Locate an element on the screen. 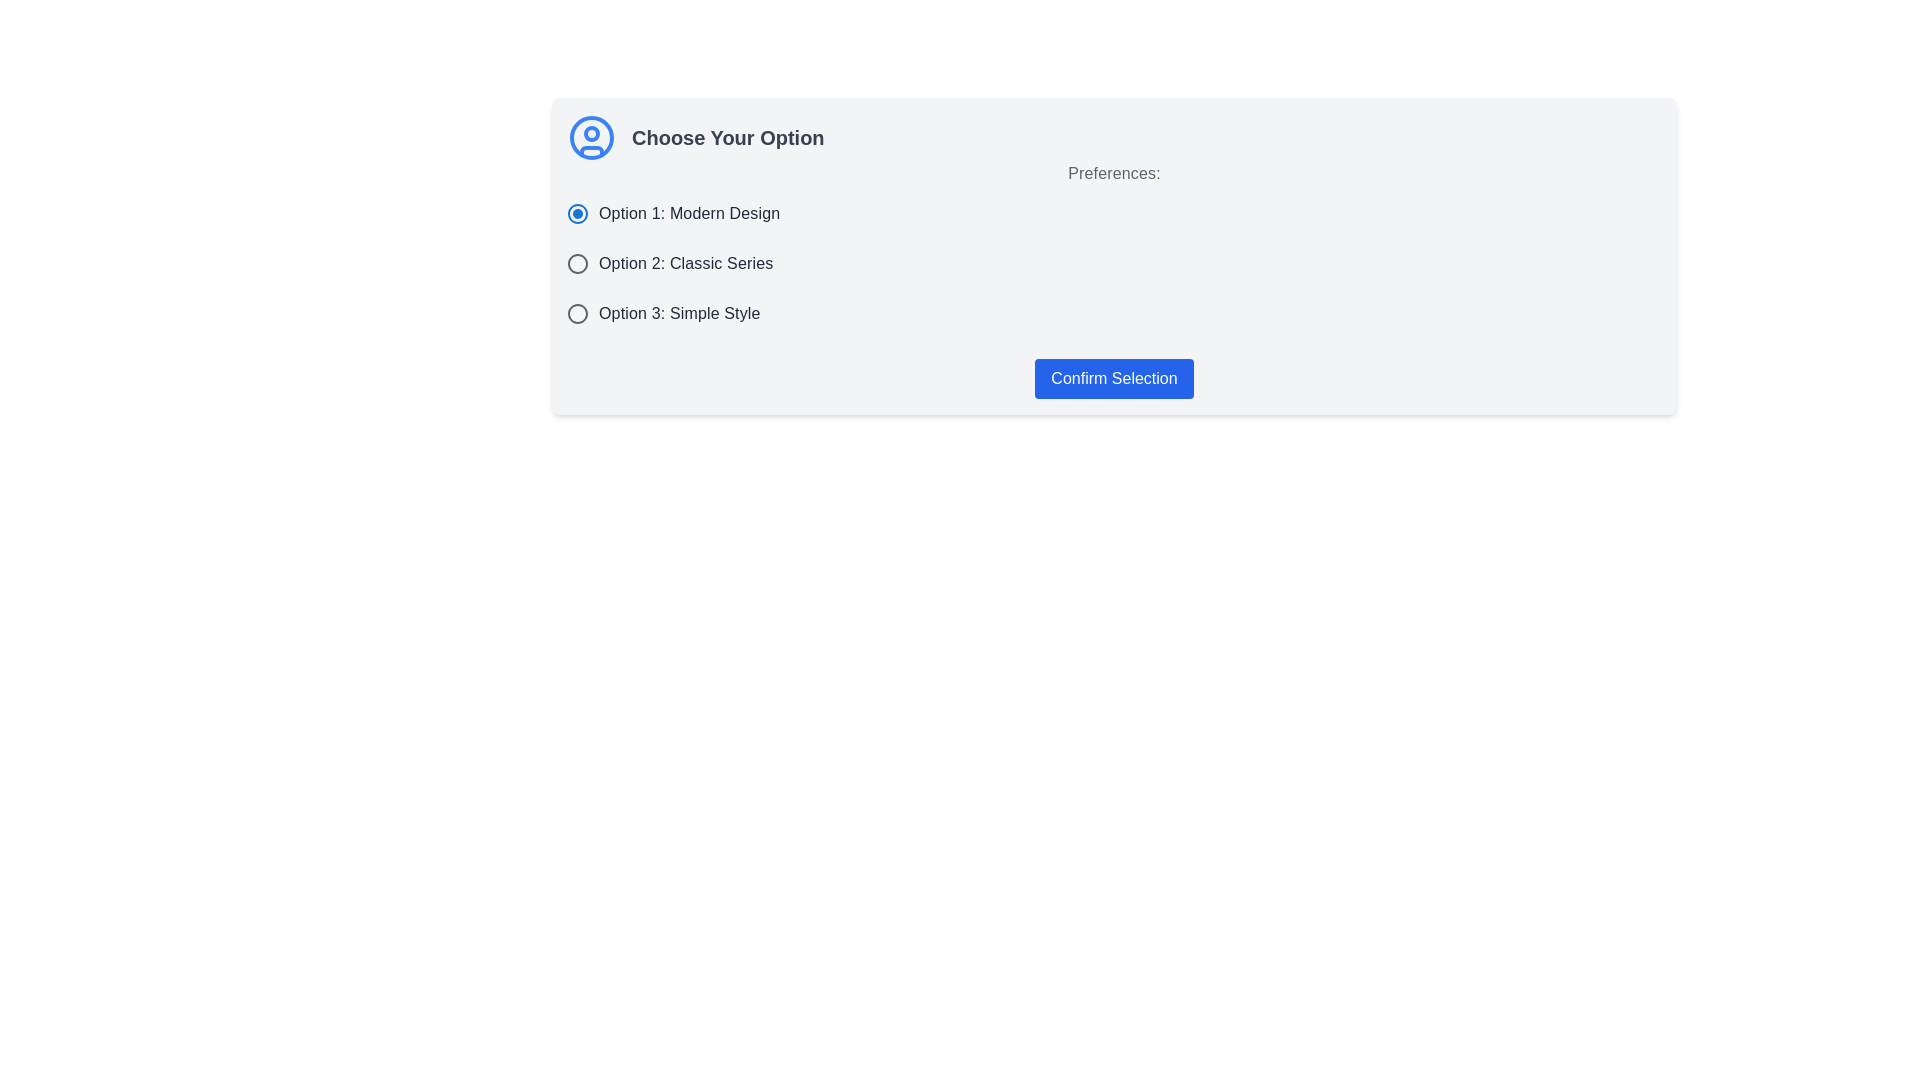  the largest circle in the user icon graphic located to the left of the text header 'Choose Your Option' is located at coordinates (590, 137).